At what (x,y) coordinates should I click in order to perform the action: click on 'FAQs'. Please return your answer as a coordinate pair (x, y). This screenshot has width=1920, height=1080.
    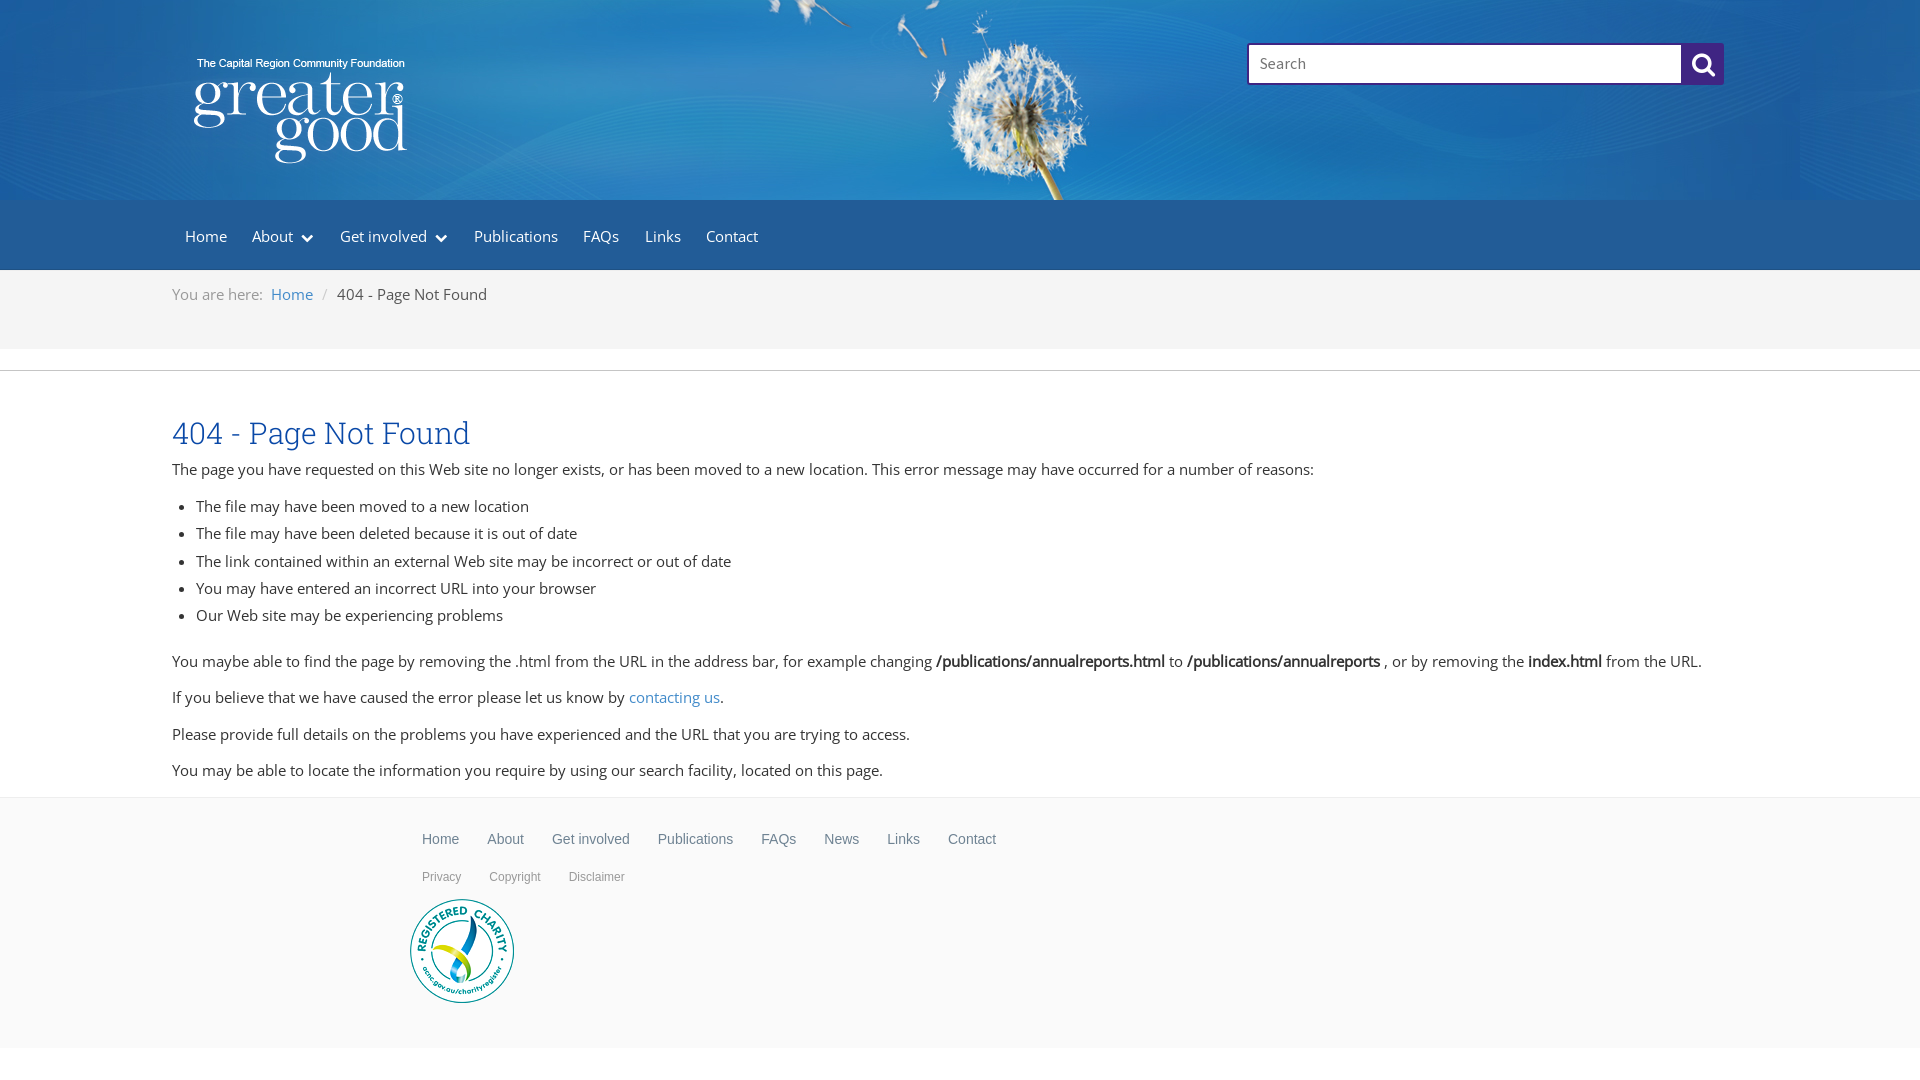
    Looking at the image, I should click on (777, 839).